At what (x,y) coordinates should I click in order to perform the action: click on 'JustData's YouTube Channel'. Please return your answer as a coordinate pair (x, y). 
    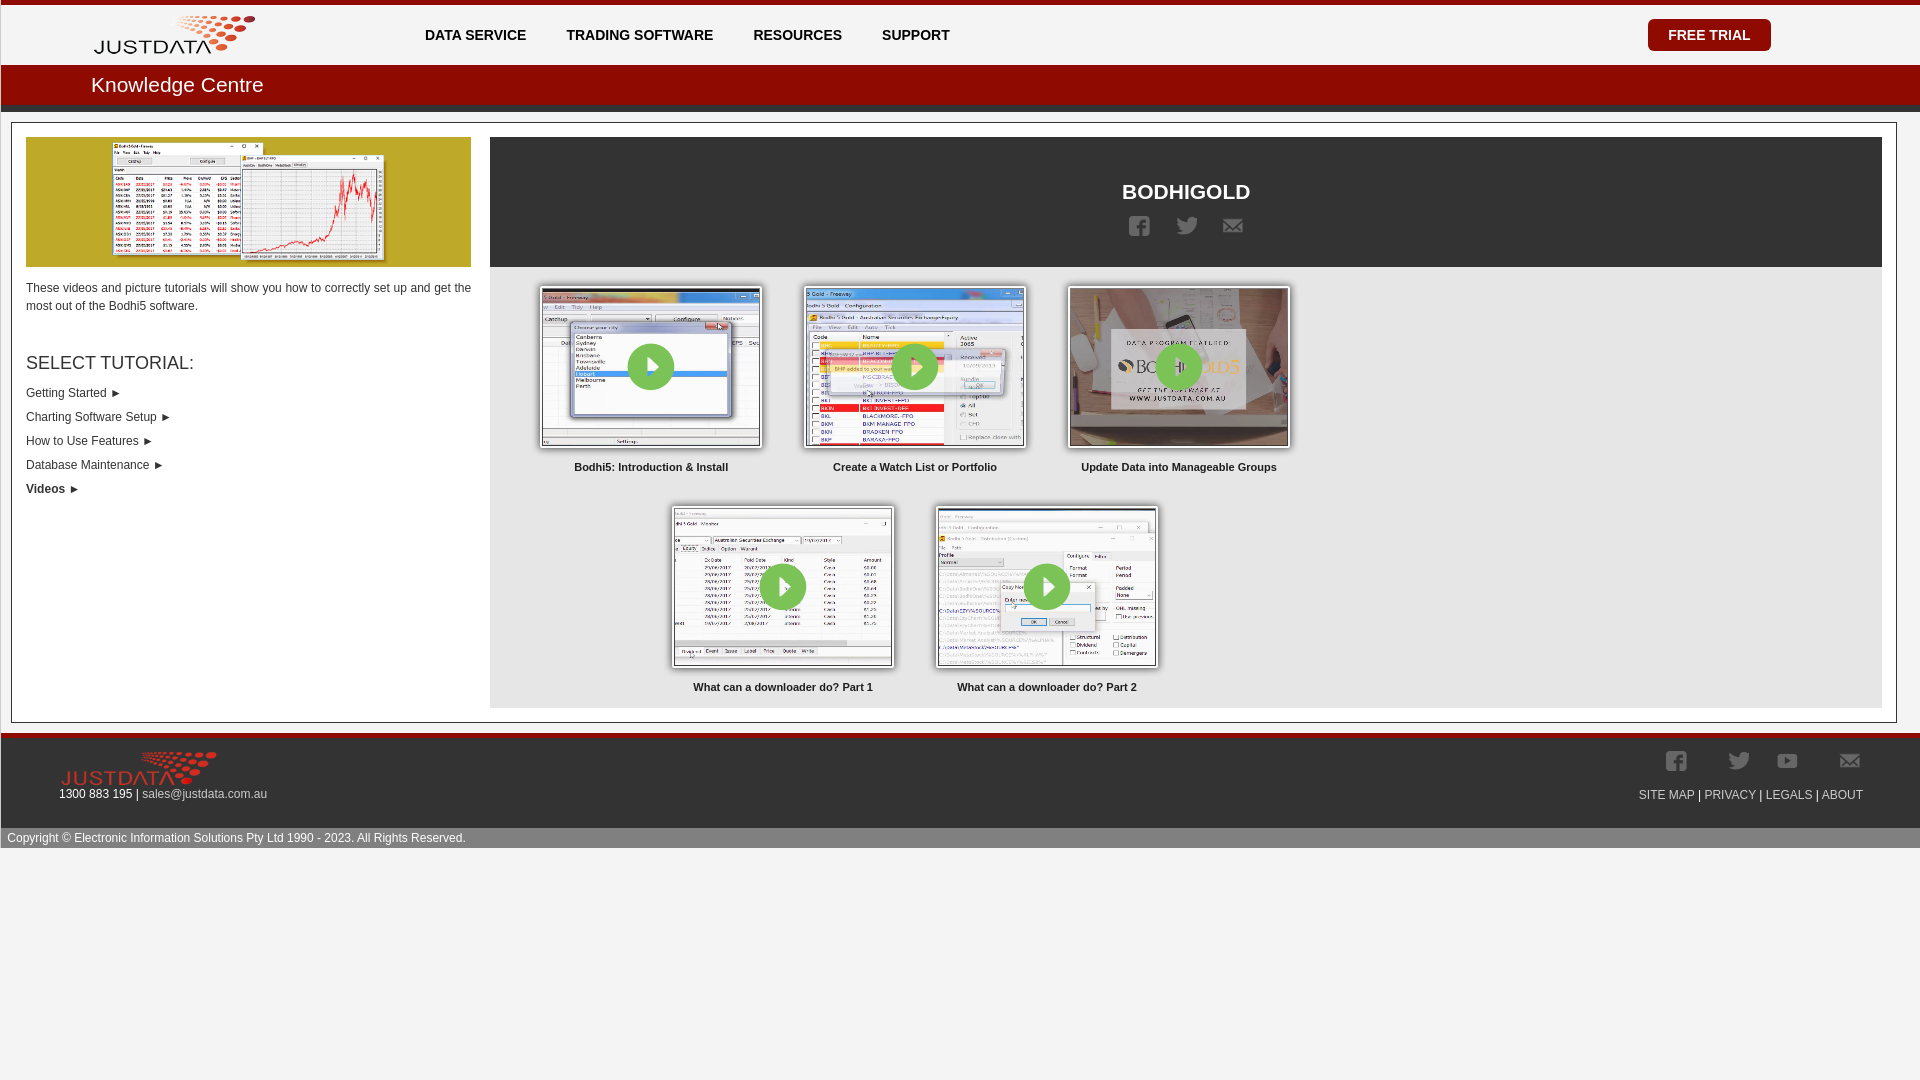
    Looking at the image, I should click on (1787, 760).